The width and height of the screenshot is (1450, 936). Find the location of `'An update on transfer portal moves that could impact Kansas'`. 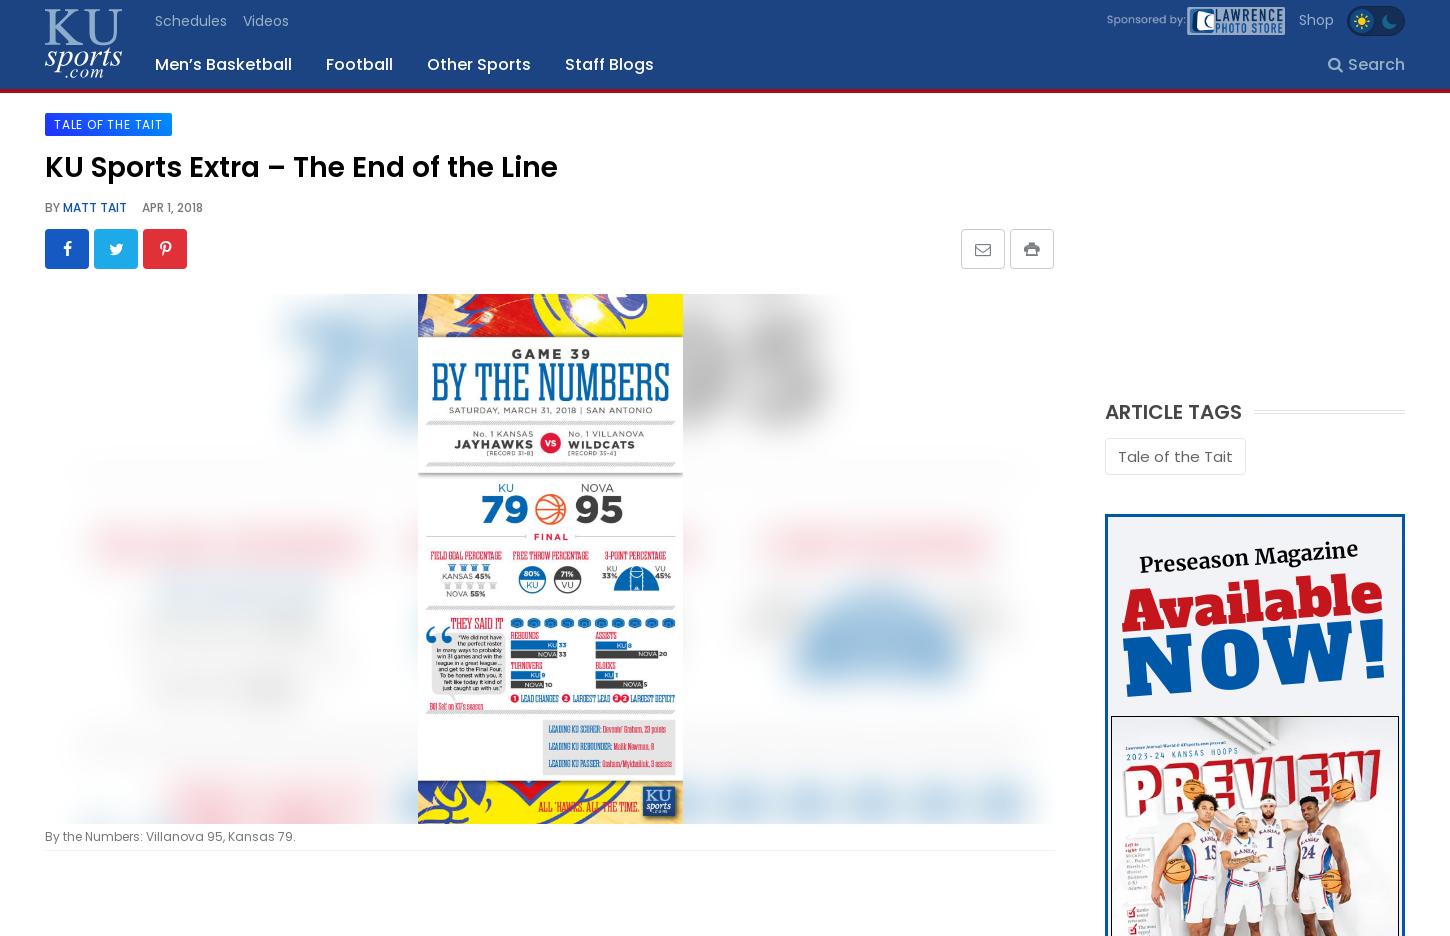

'An update on transfer portal moves that could impact Kansas' is located at coordinates (234, 498).